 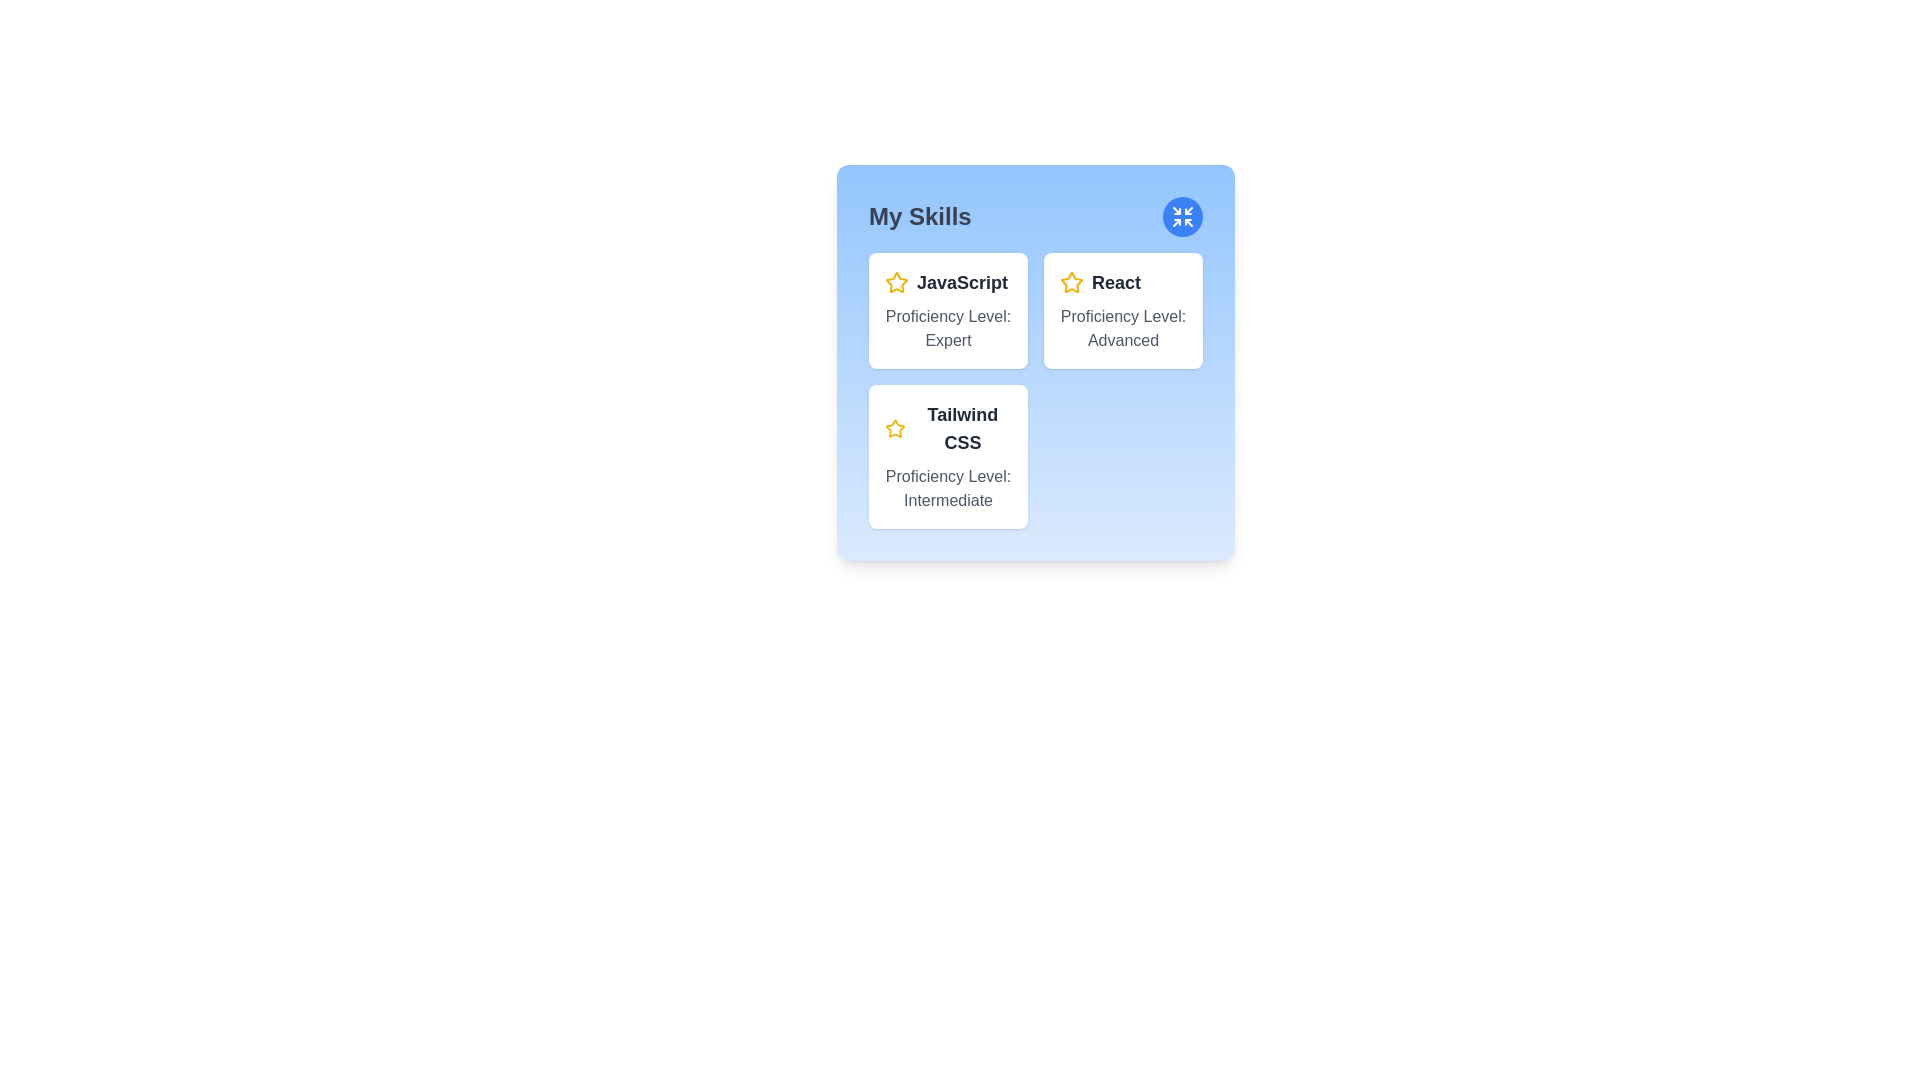 What do you see at coordinates (947, 327) in the screenshot?
I see `italicized gray text label that states 'Proficiency Level: Expert.' This label is positioned below the bold text 'JavaScript' and a star icon, indicating the skill's level` at bounding box center [947, 327].